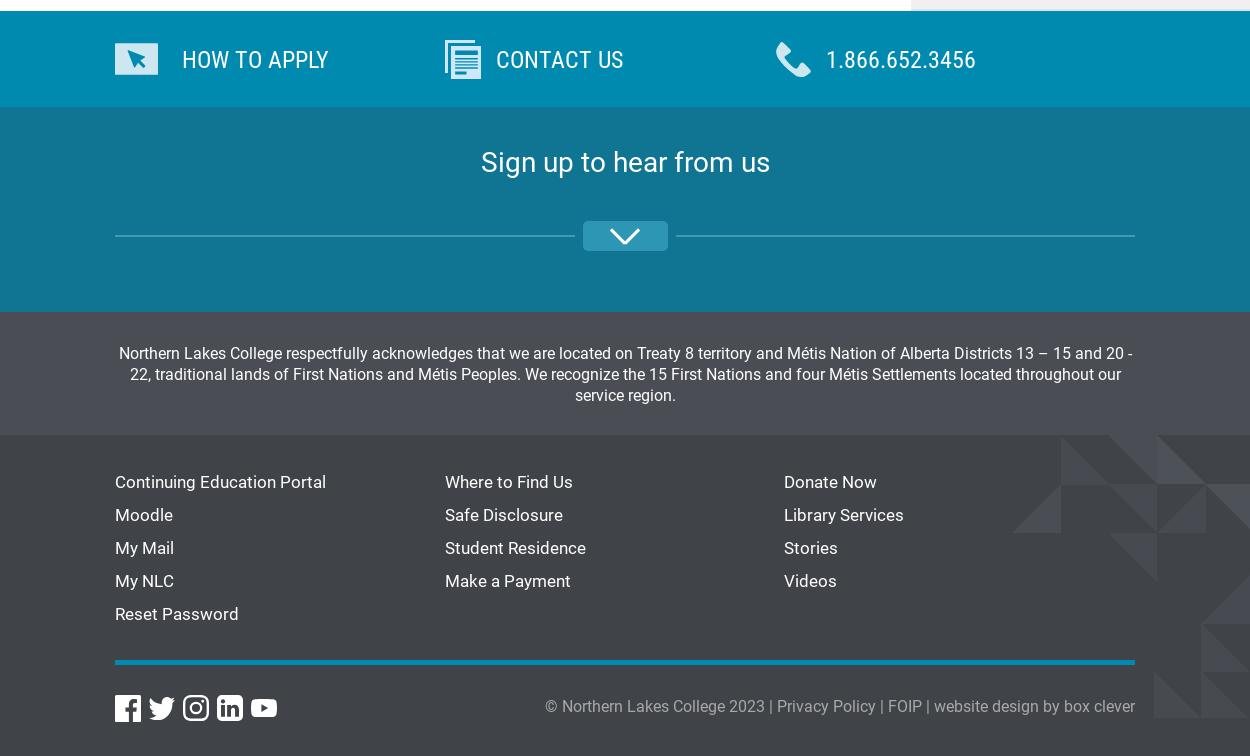  What do you see at coordinates (255, 58) in the screenshot?
I see `'How to Apply'` at bounding box center [255, 58].